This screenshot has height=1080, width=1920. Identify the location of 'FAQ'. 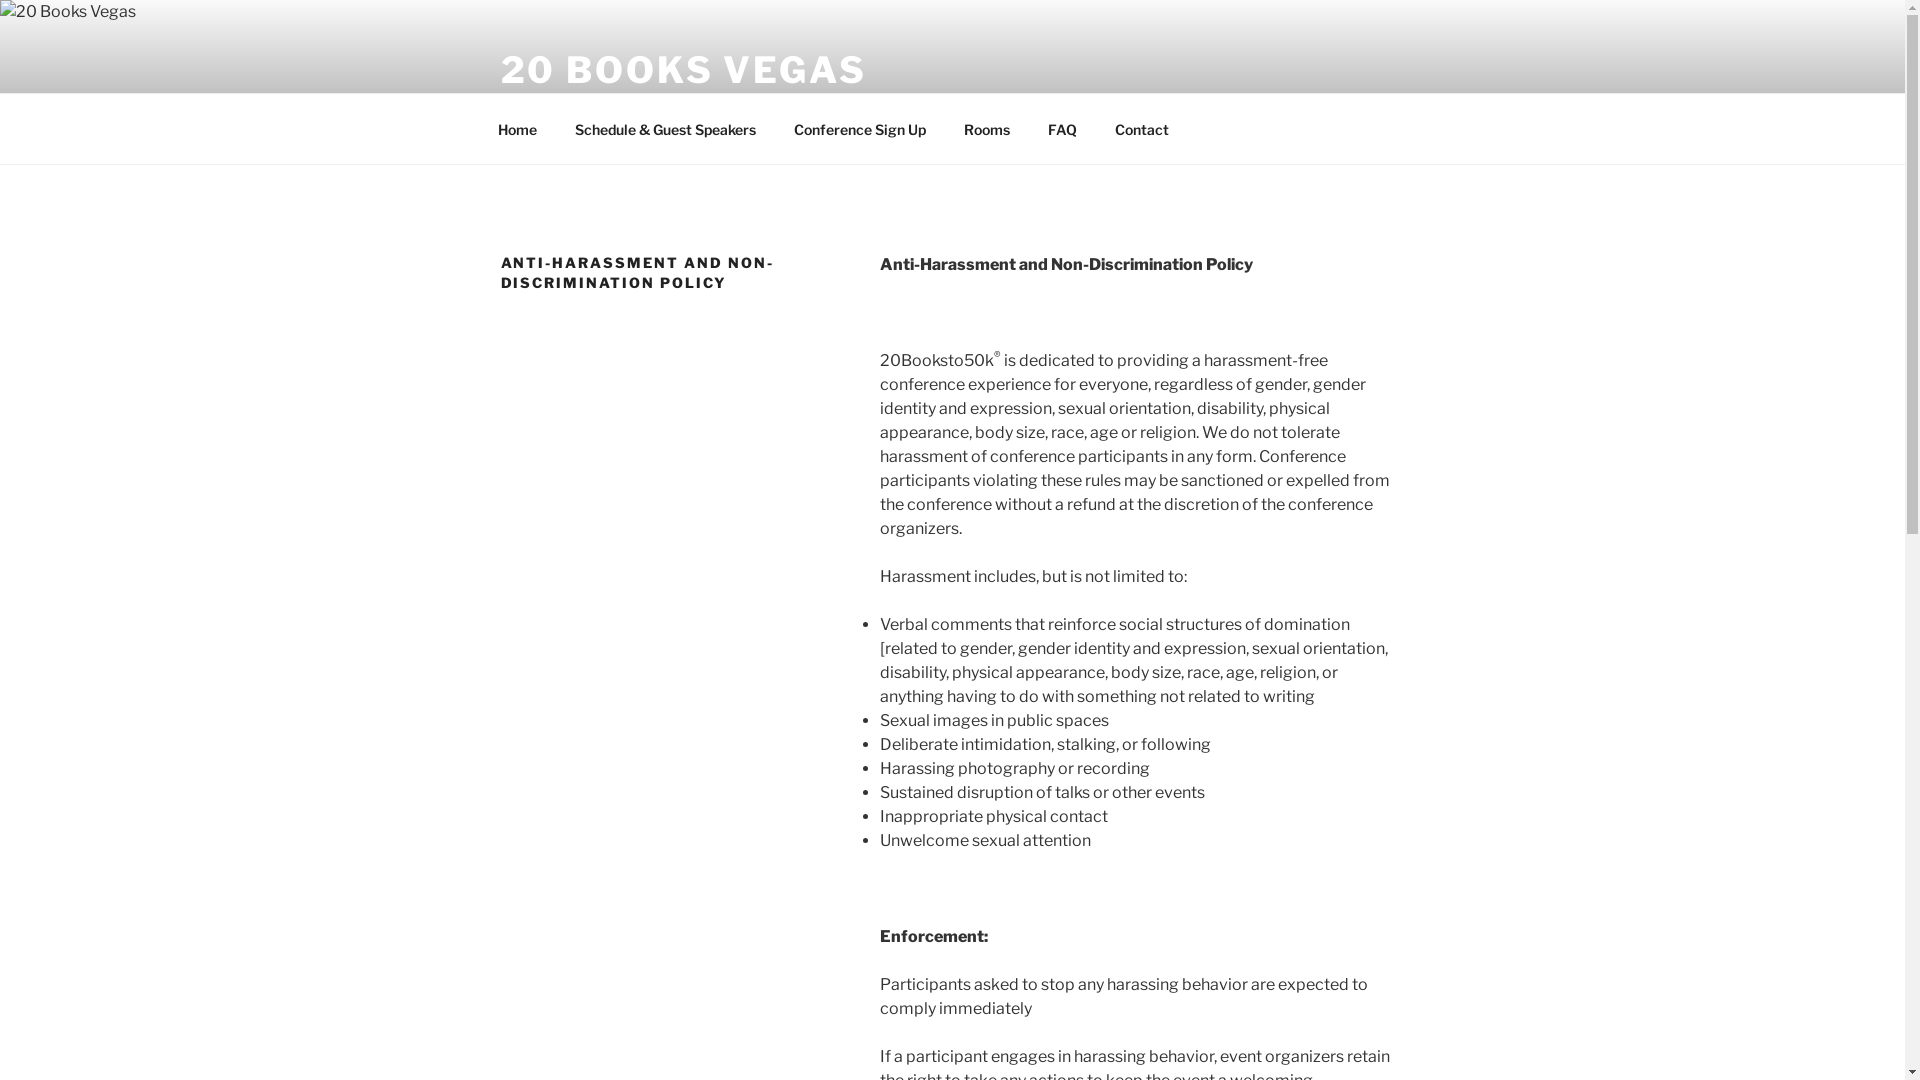
(1060, 128).